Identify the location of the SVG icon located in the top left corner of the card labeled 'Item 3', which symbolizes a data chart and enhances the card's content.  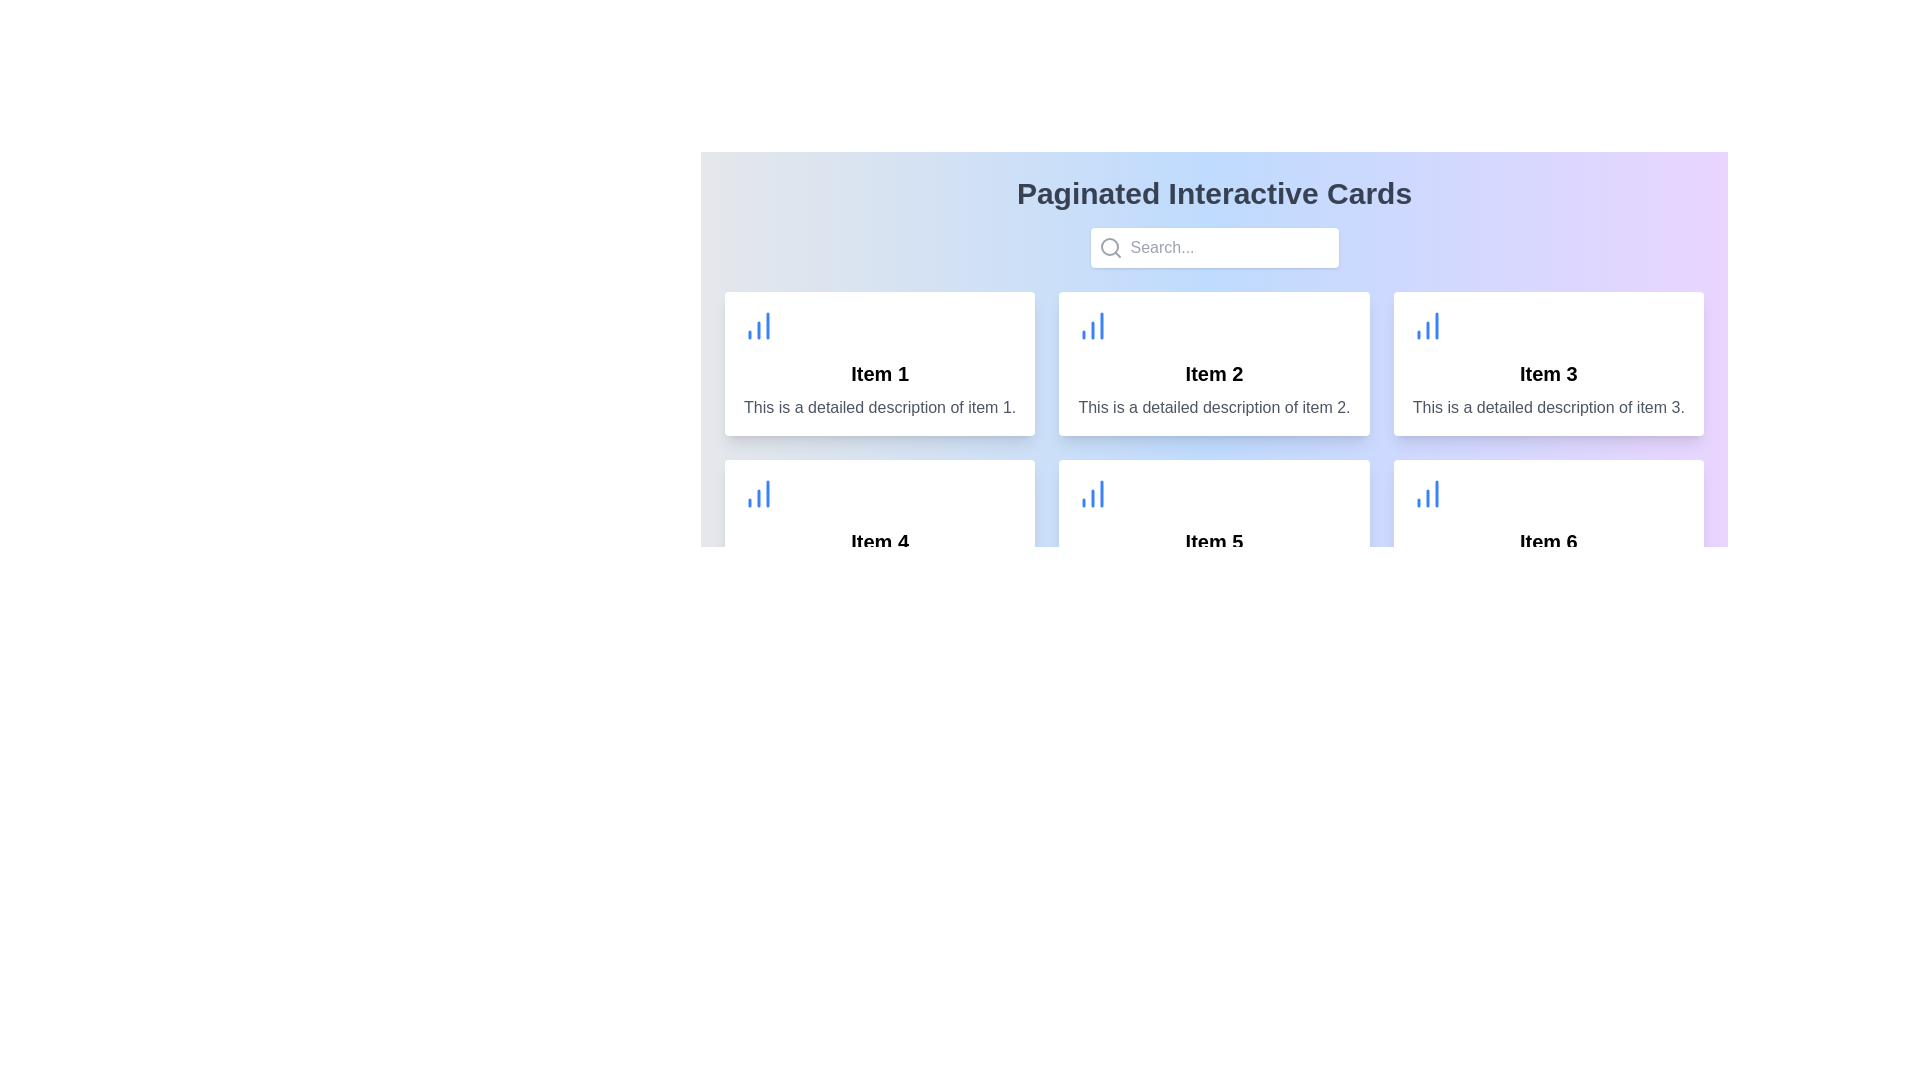
(1426, 325).